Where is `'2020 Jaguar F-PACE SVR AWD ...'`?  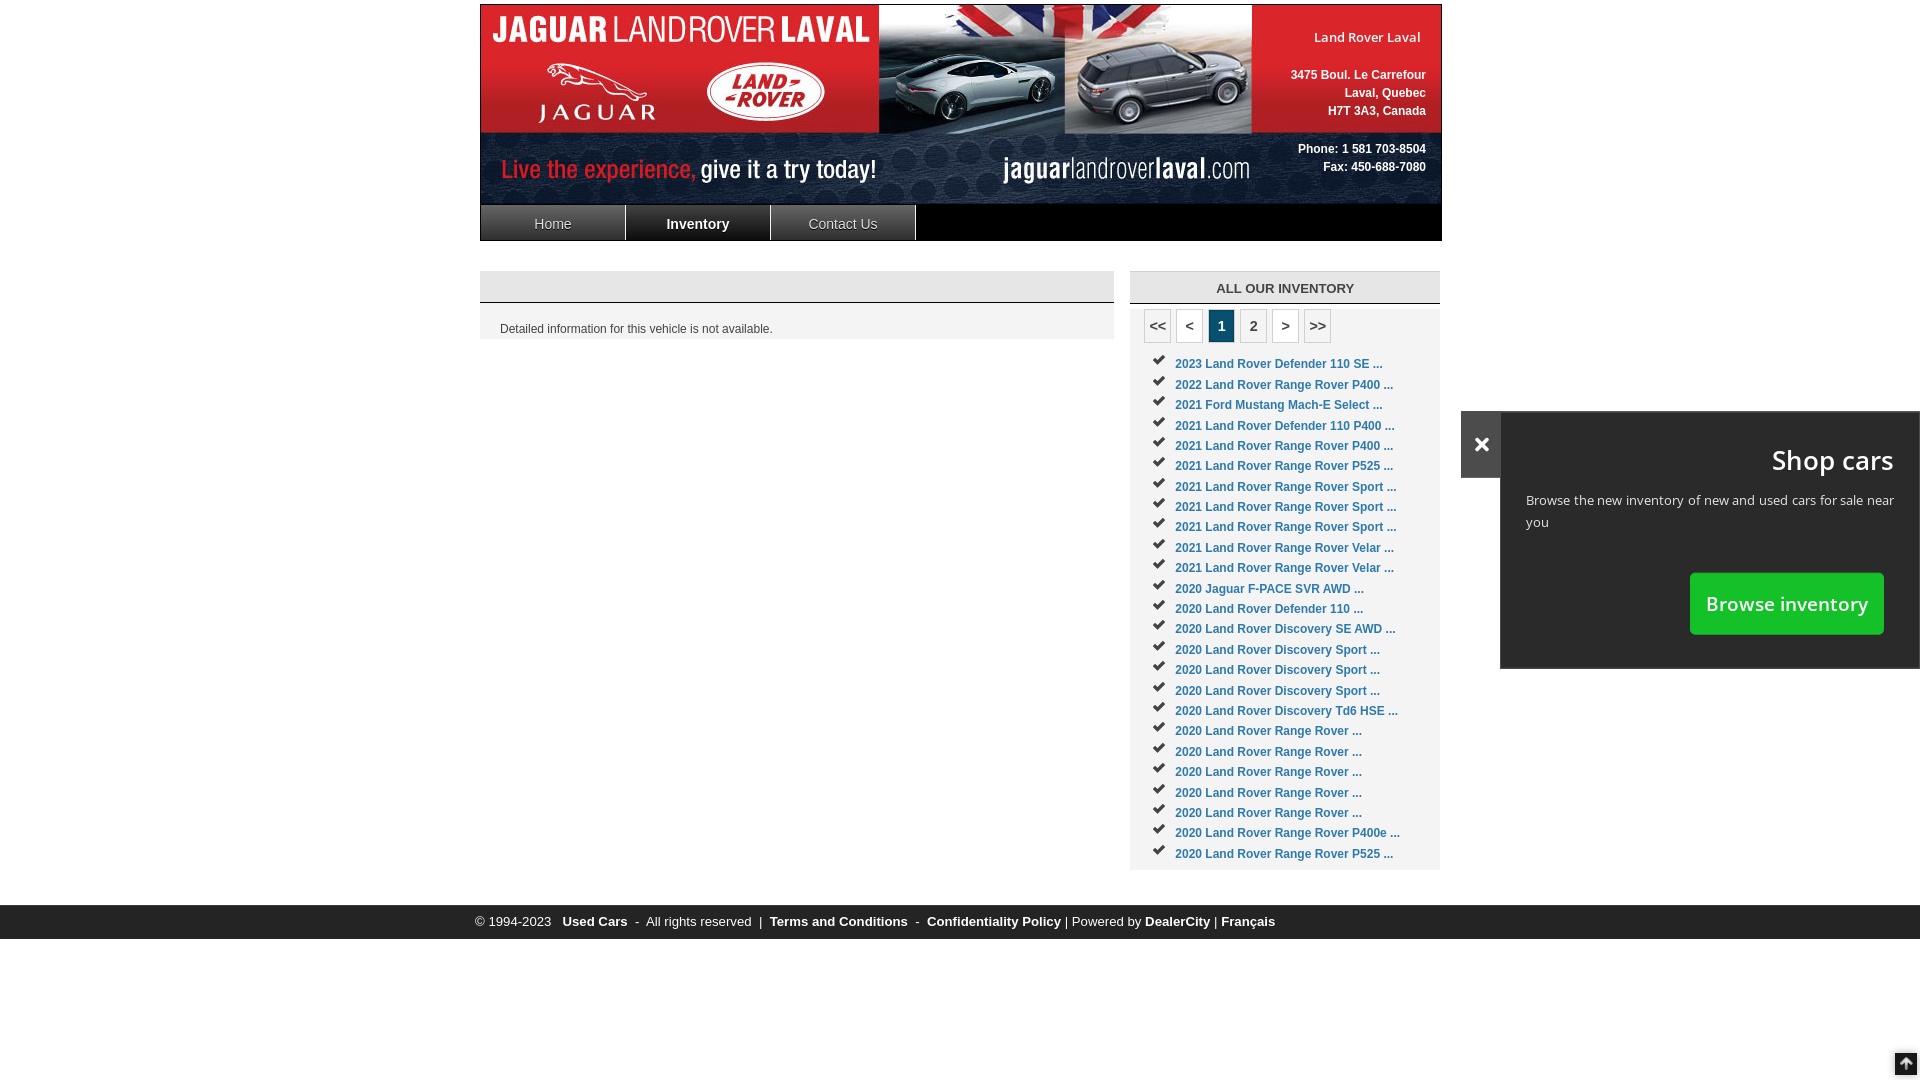 '2020 Jaguar F-PACE SVR AWD ...' is located at coordinates (1175, 588).